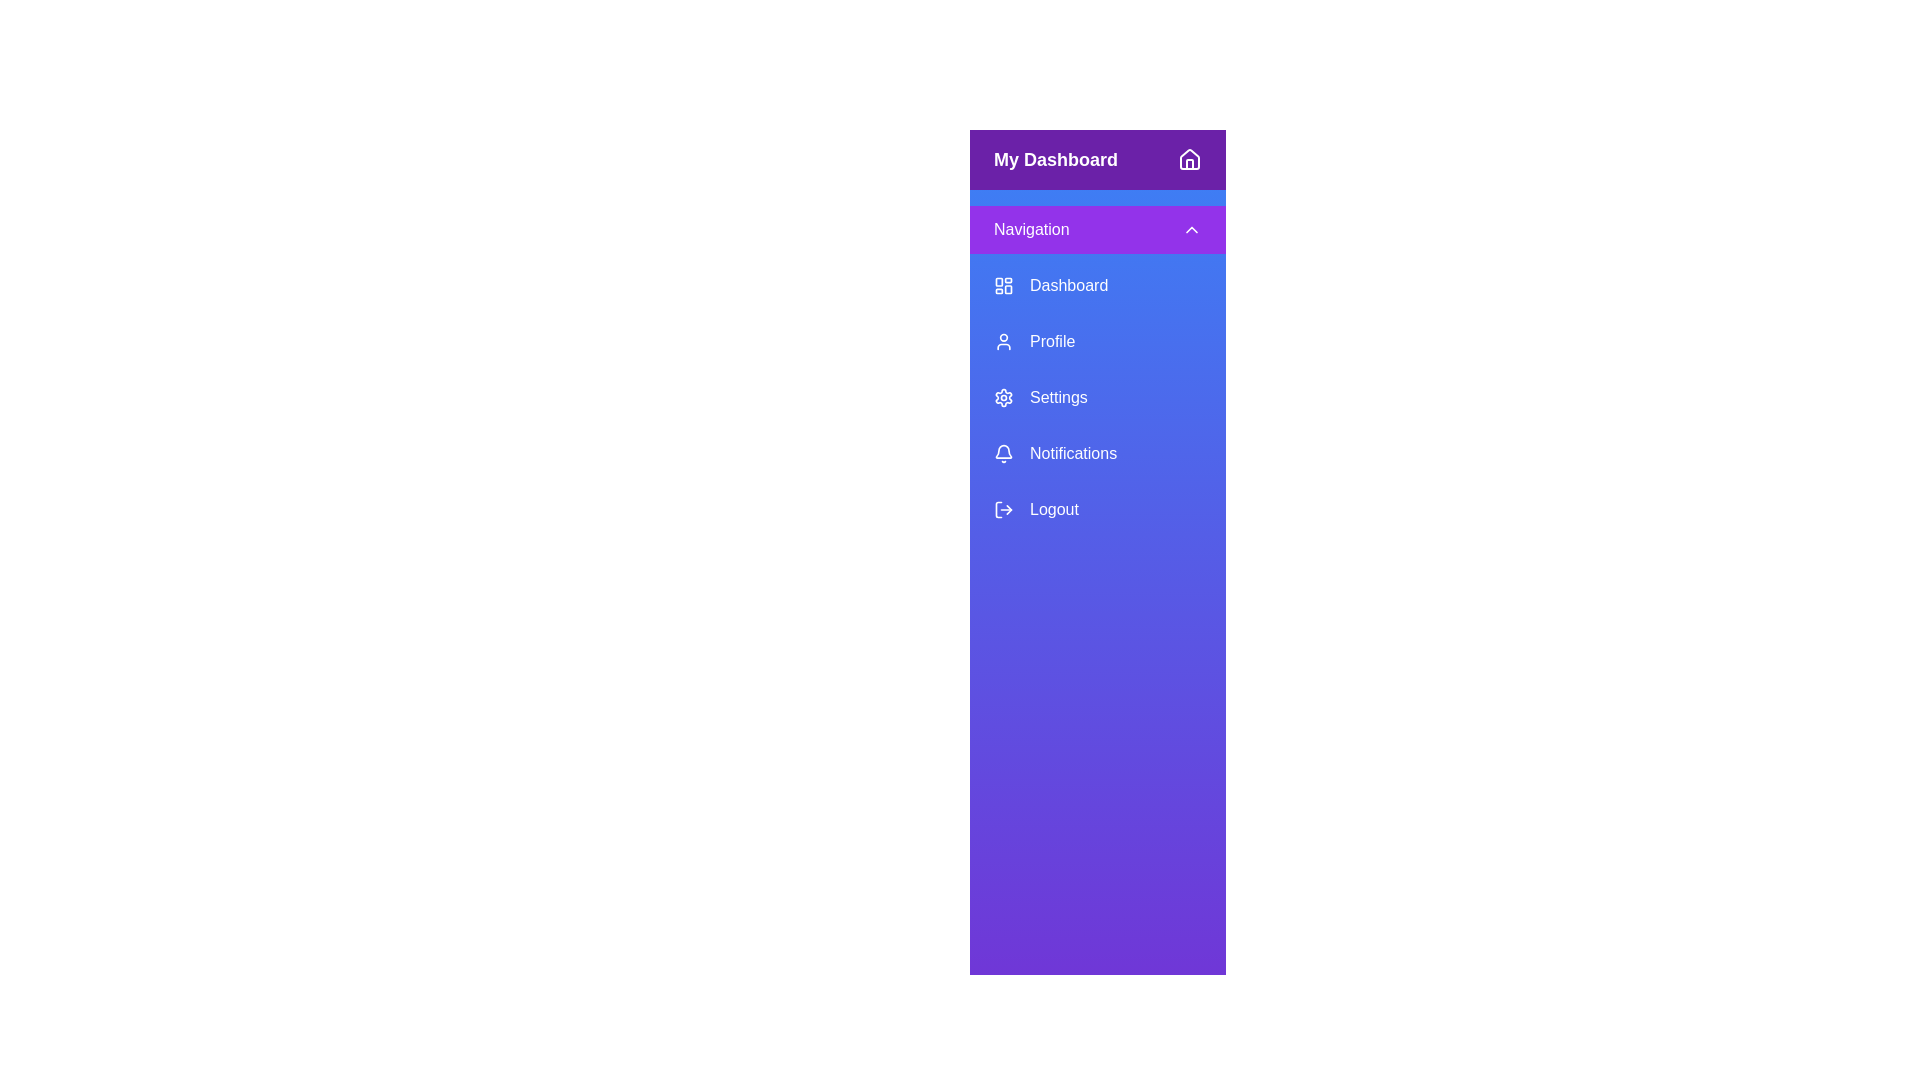 The height and width of the screenshot is (1080, 1920). What do you see at coordinates (1055, 158) in the screenshot?
I see `the text label indicating the dashboard section, located in the upper-left corner of the purple header bar, preceding the home button icon` at bounding box center [1055, 158].